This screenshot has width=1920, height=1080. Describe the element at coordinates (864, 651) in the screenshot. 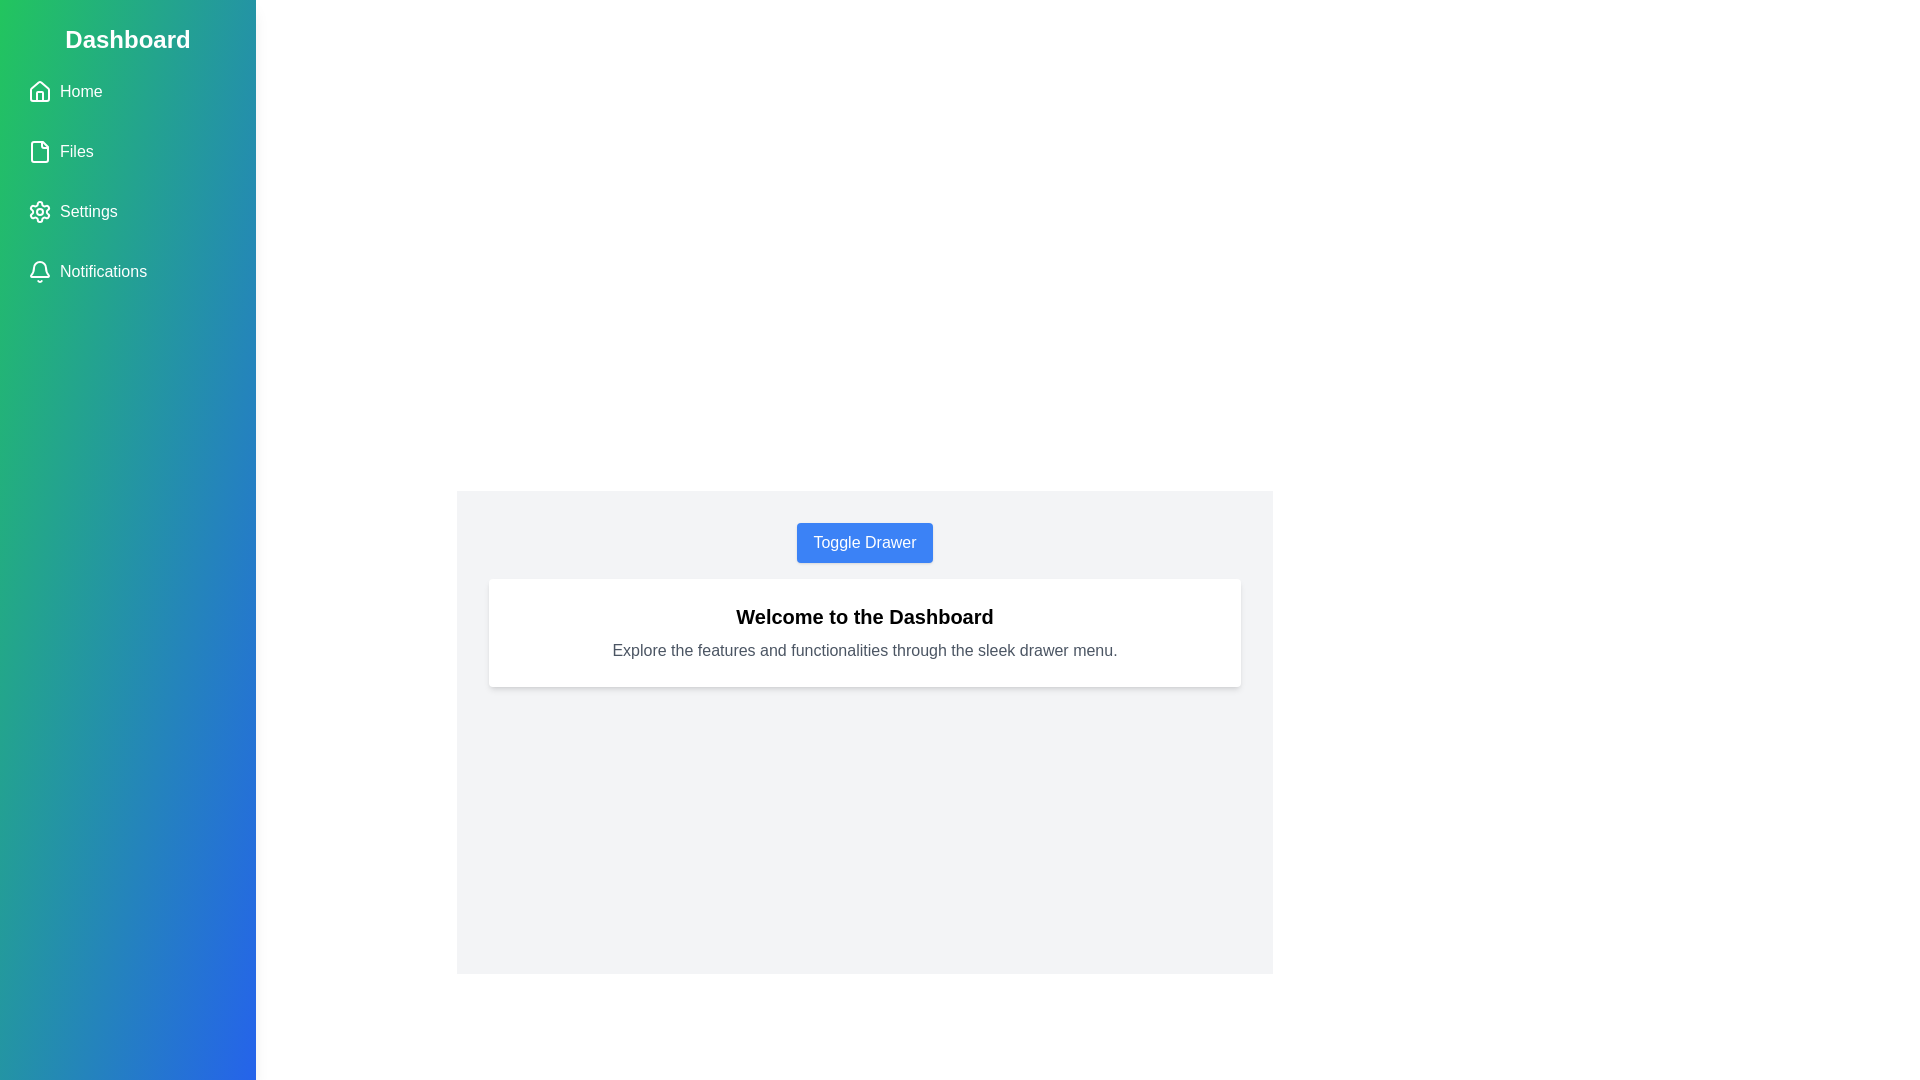

I see `the informational text to select it` at that location.